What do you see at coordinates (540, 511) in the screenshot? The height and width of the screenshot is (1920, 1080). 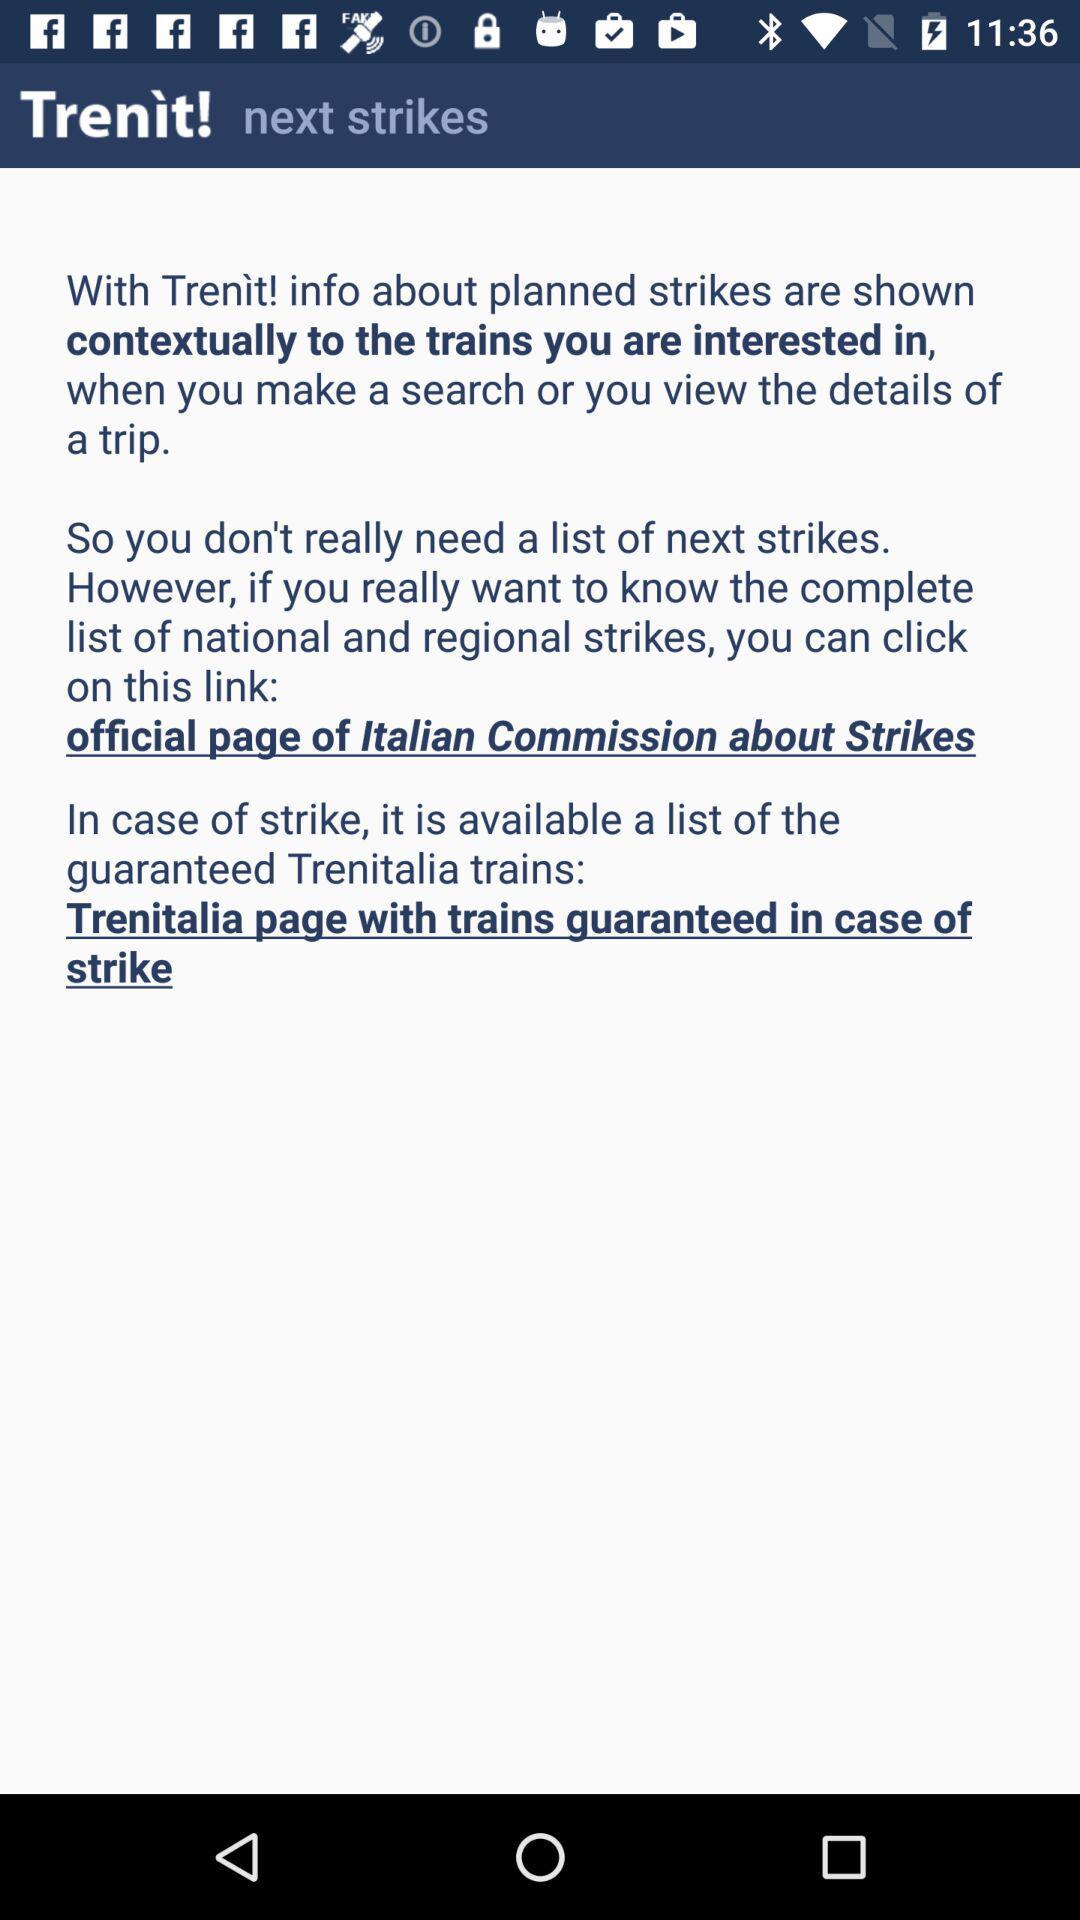 I see `item above the in case of item` at bounding box center [540, 511].